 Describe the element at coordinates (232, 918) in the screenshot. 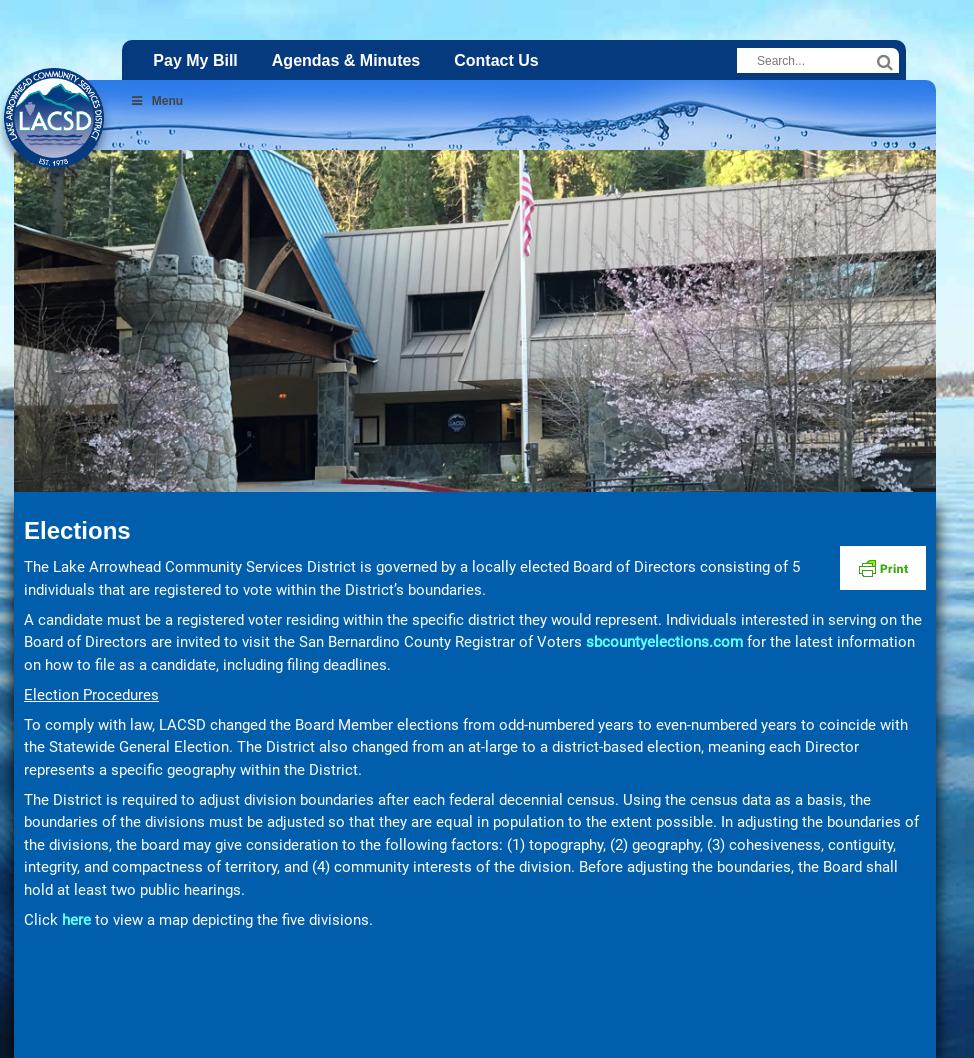

I see `'to view a map depicting the five divisions.'` at that location.